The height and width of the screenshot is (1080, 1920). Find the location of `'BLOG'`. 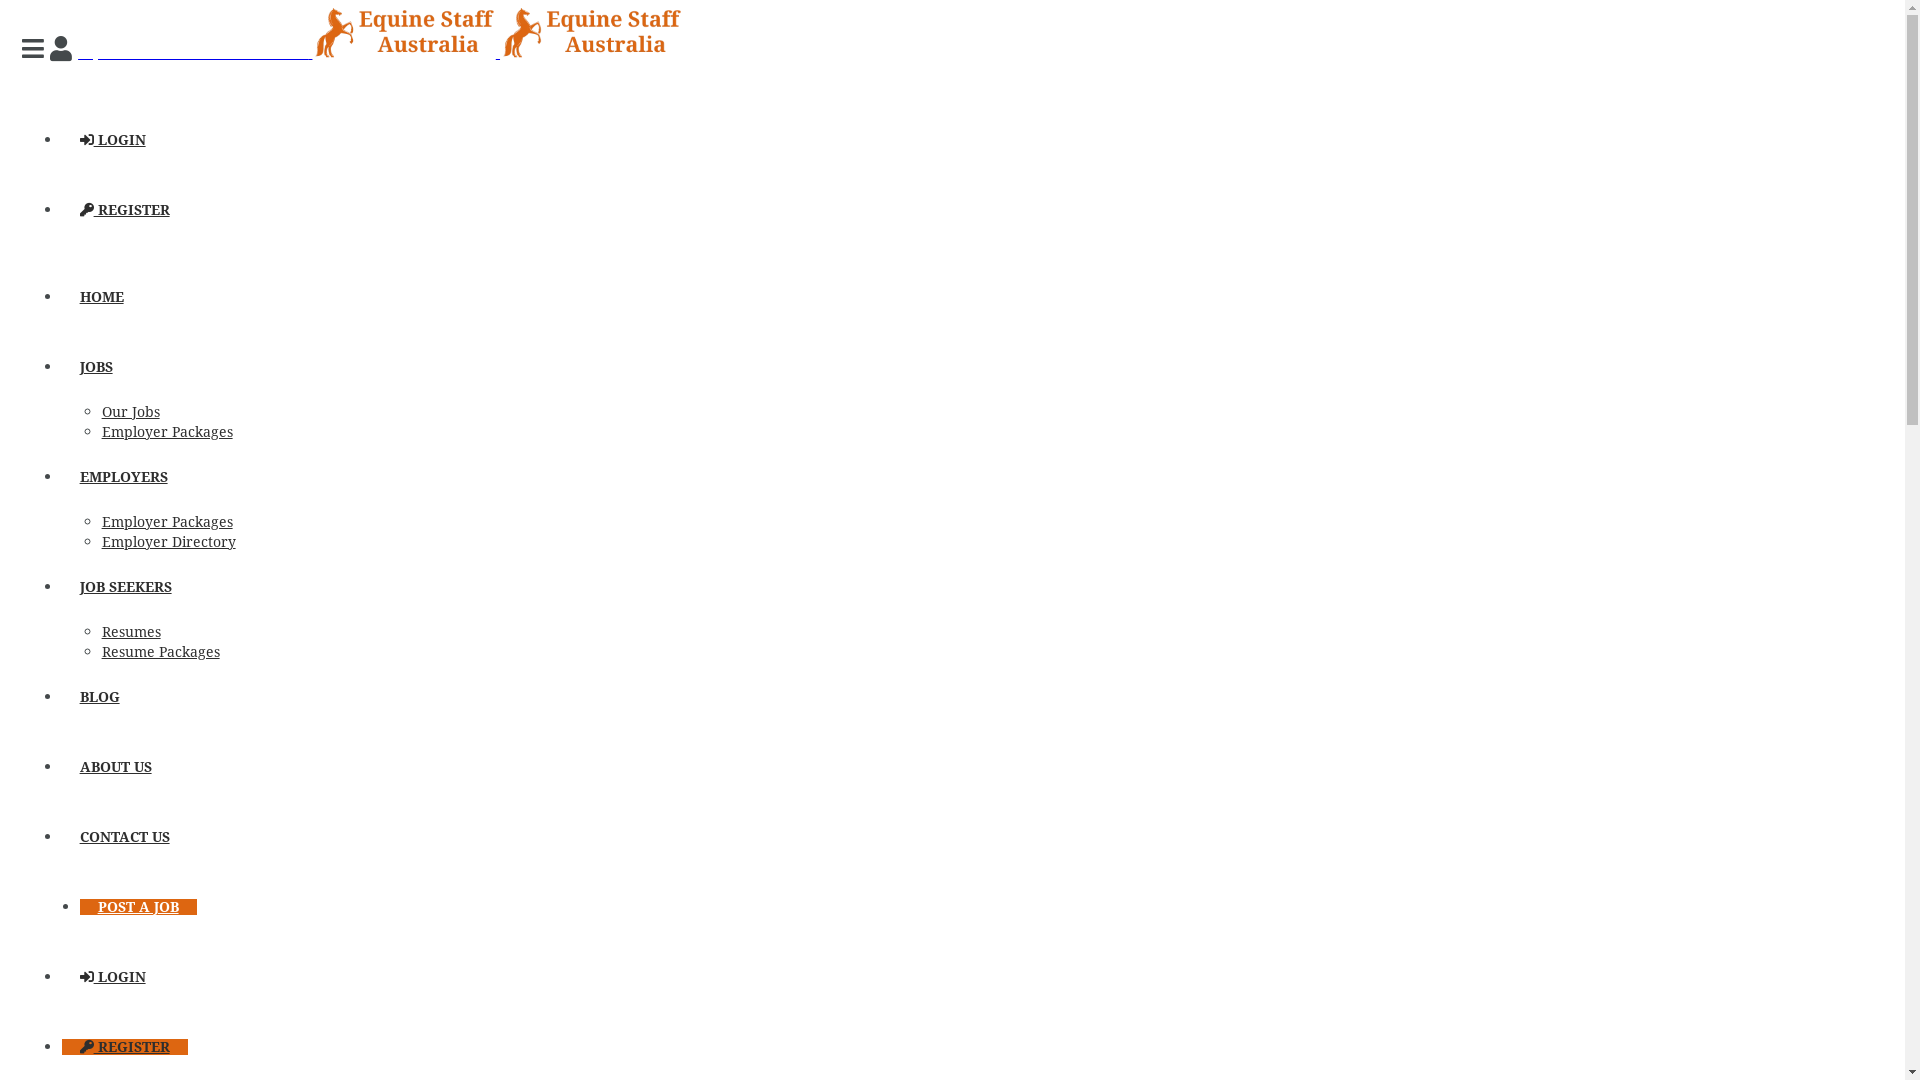

'BLOG' is located at coordinates (99, 696).